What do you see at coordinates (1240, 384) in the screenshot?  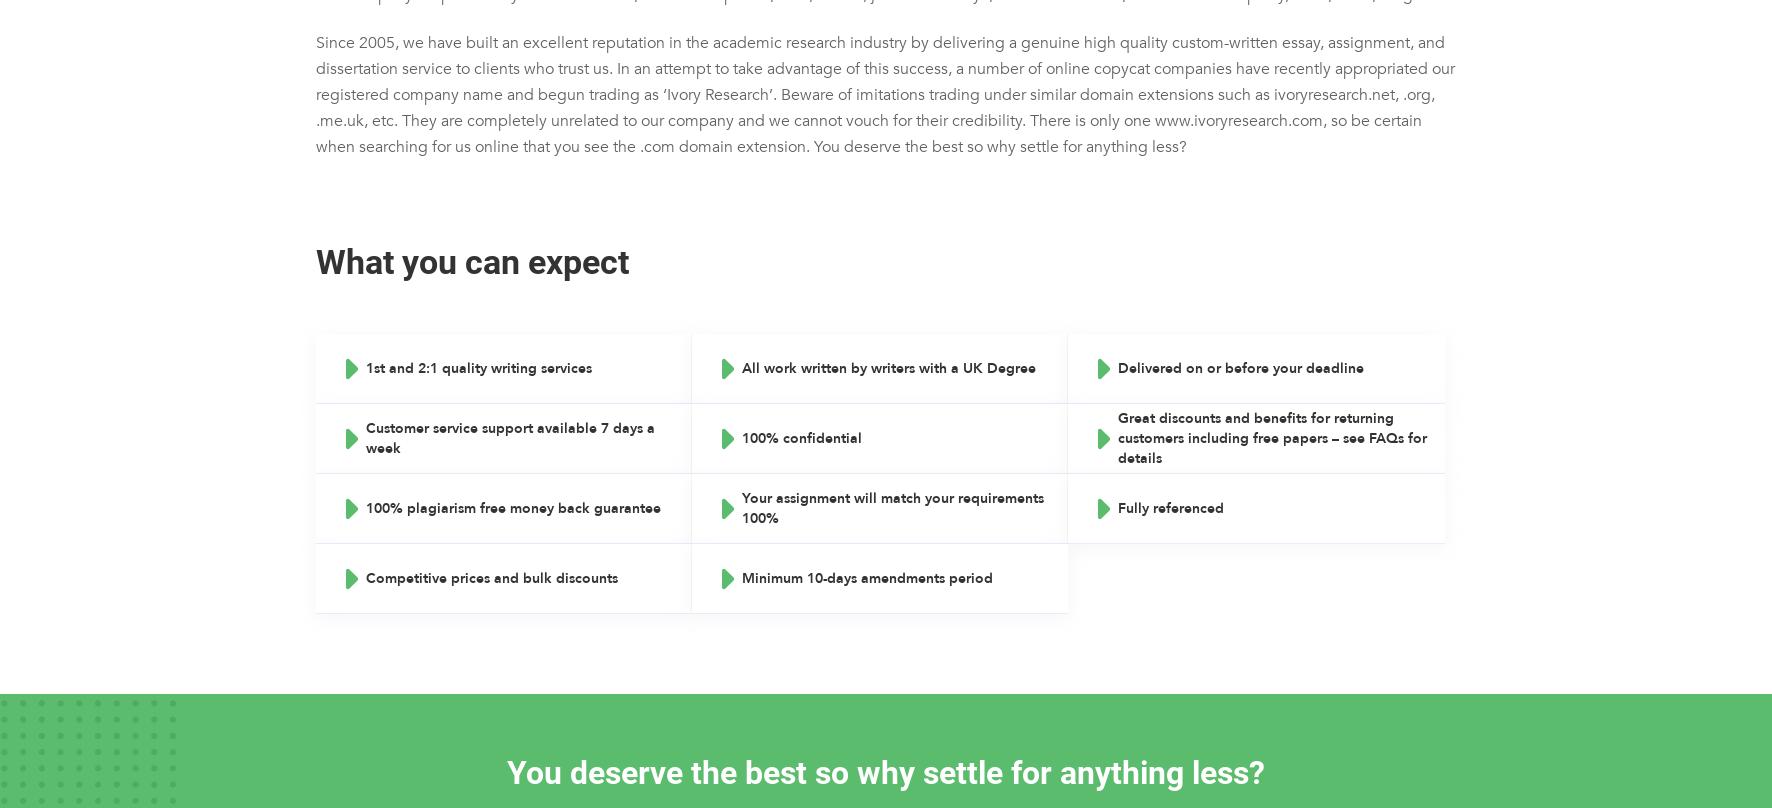 I see `'Delivered on or before your deadline'` at bounding box center [1240, 384].